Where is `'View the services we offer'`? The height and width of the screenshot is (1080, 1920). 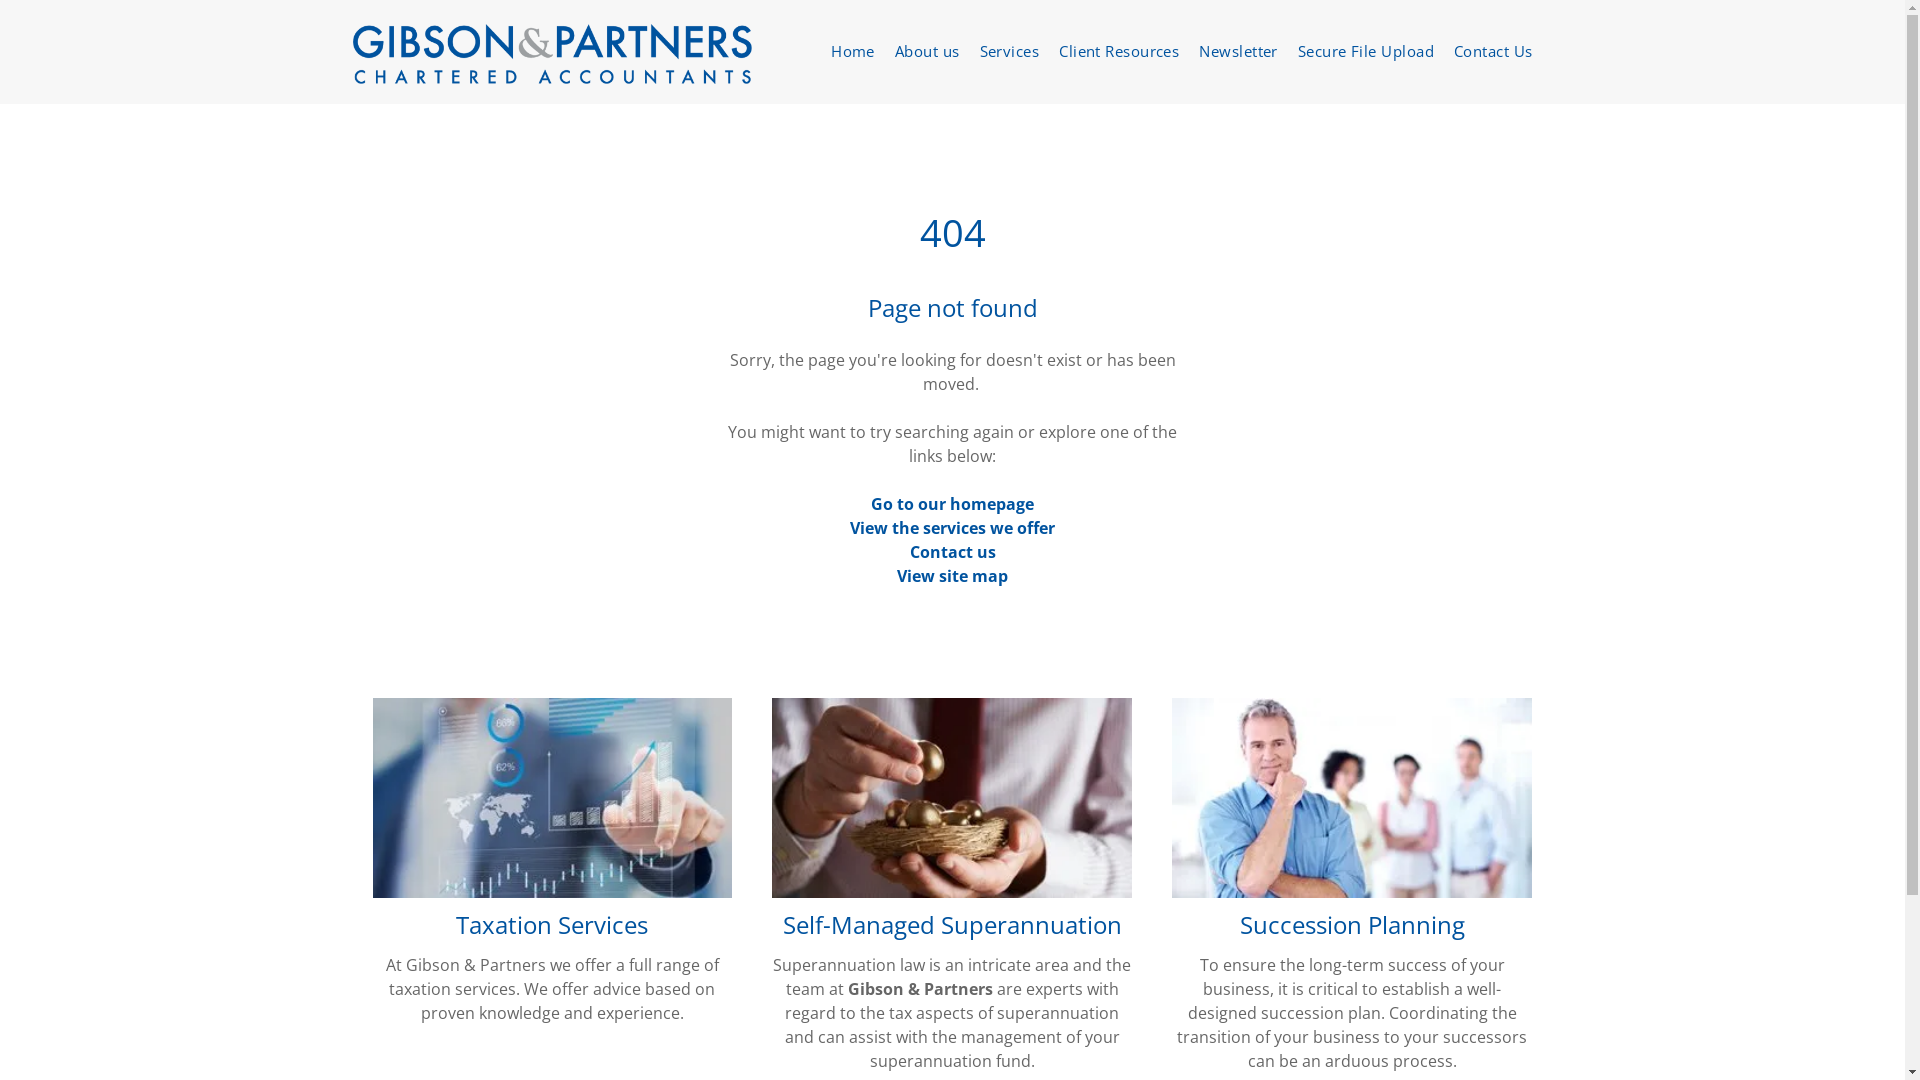
'View the services we offer' is located at coordinates (951, 527).